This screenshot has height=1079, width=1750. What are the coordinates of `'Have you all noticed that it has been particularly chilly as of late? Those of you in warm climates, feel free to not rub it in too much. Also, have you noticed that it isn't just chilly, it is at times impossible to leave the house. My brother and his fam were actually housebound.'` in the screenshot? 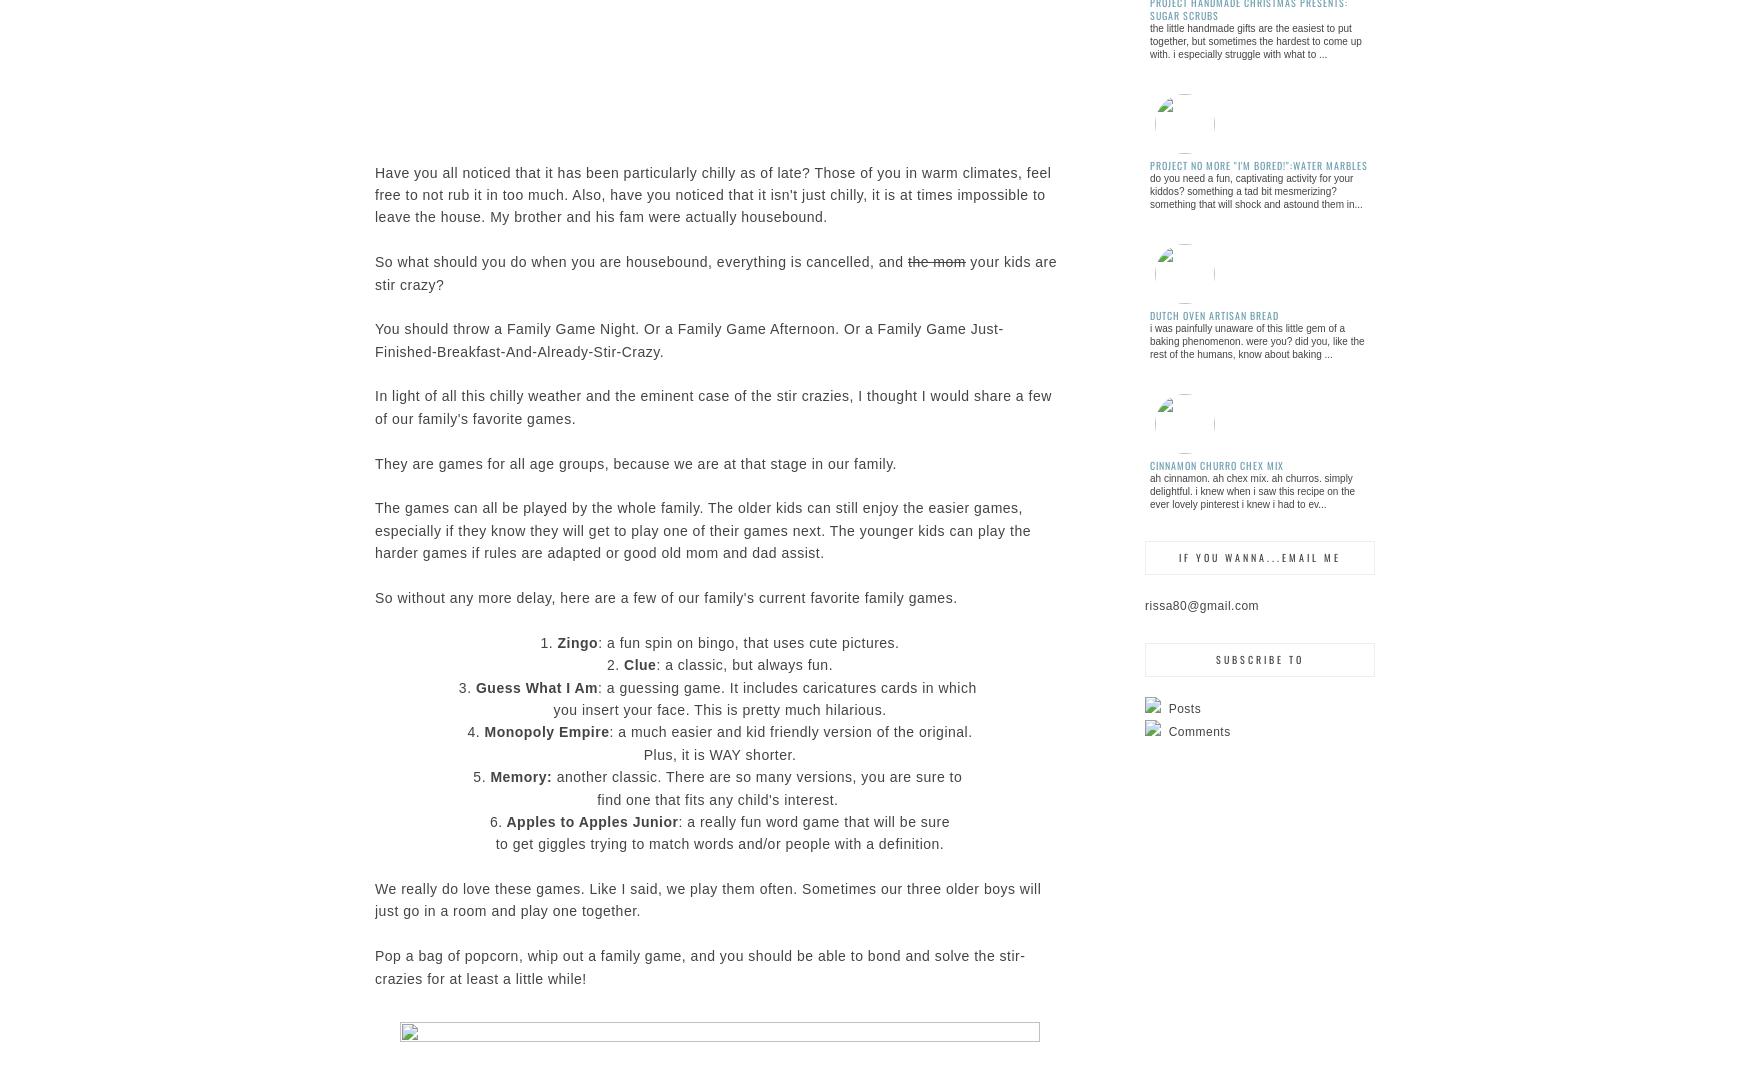 It's located at (712, 194).